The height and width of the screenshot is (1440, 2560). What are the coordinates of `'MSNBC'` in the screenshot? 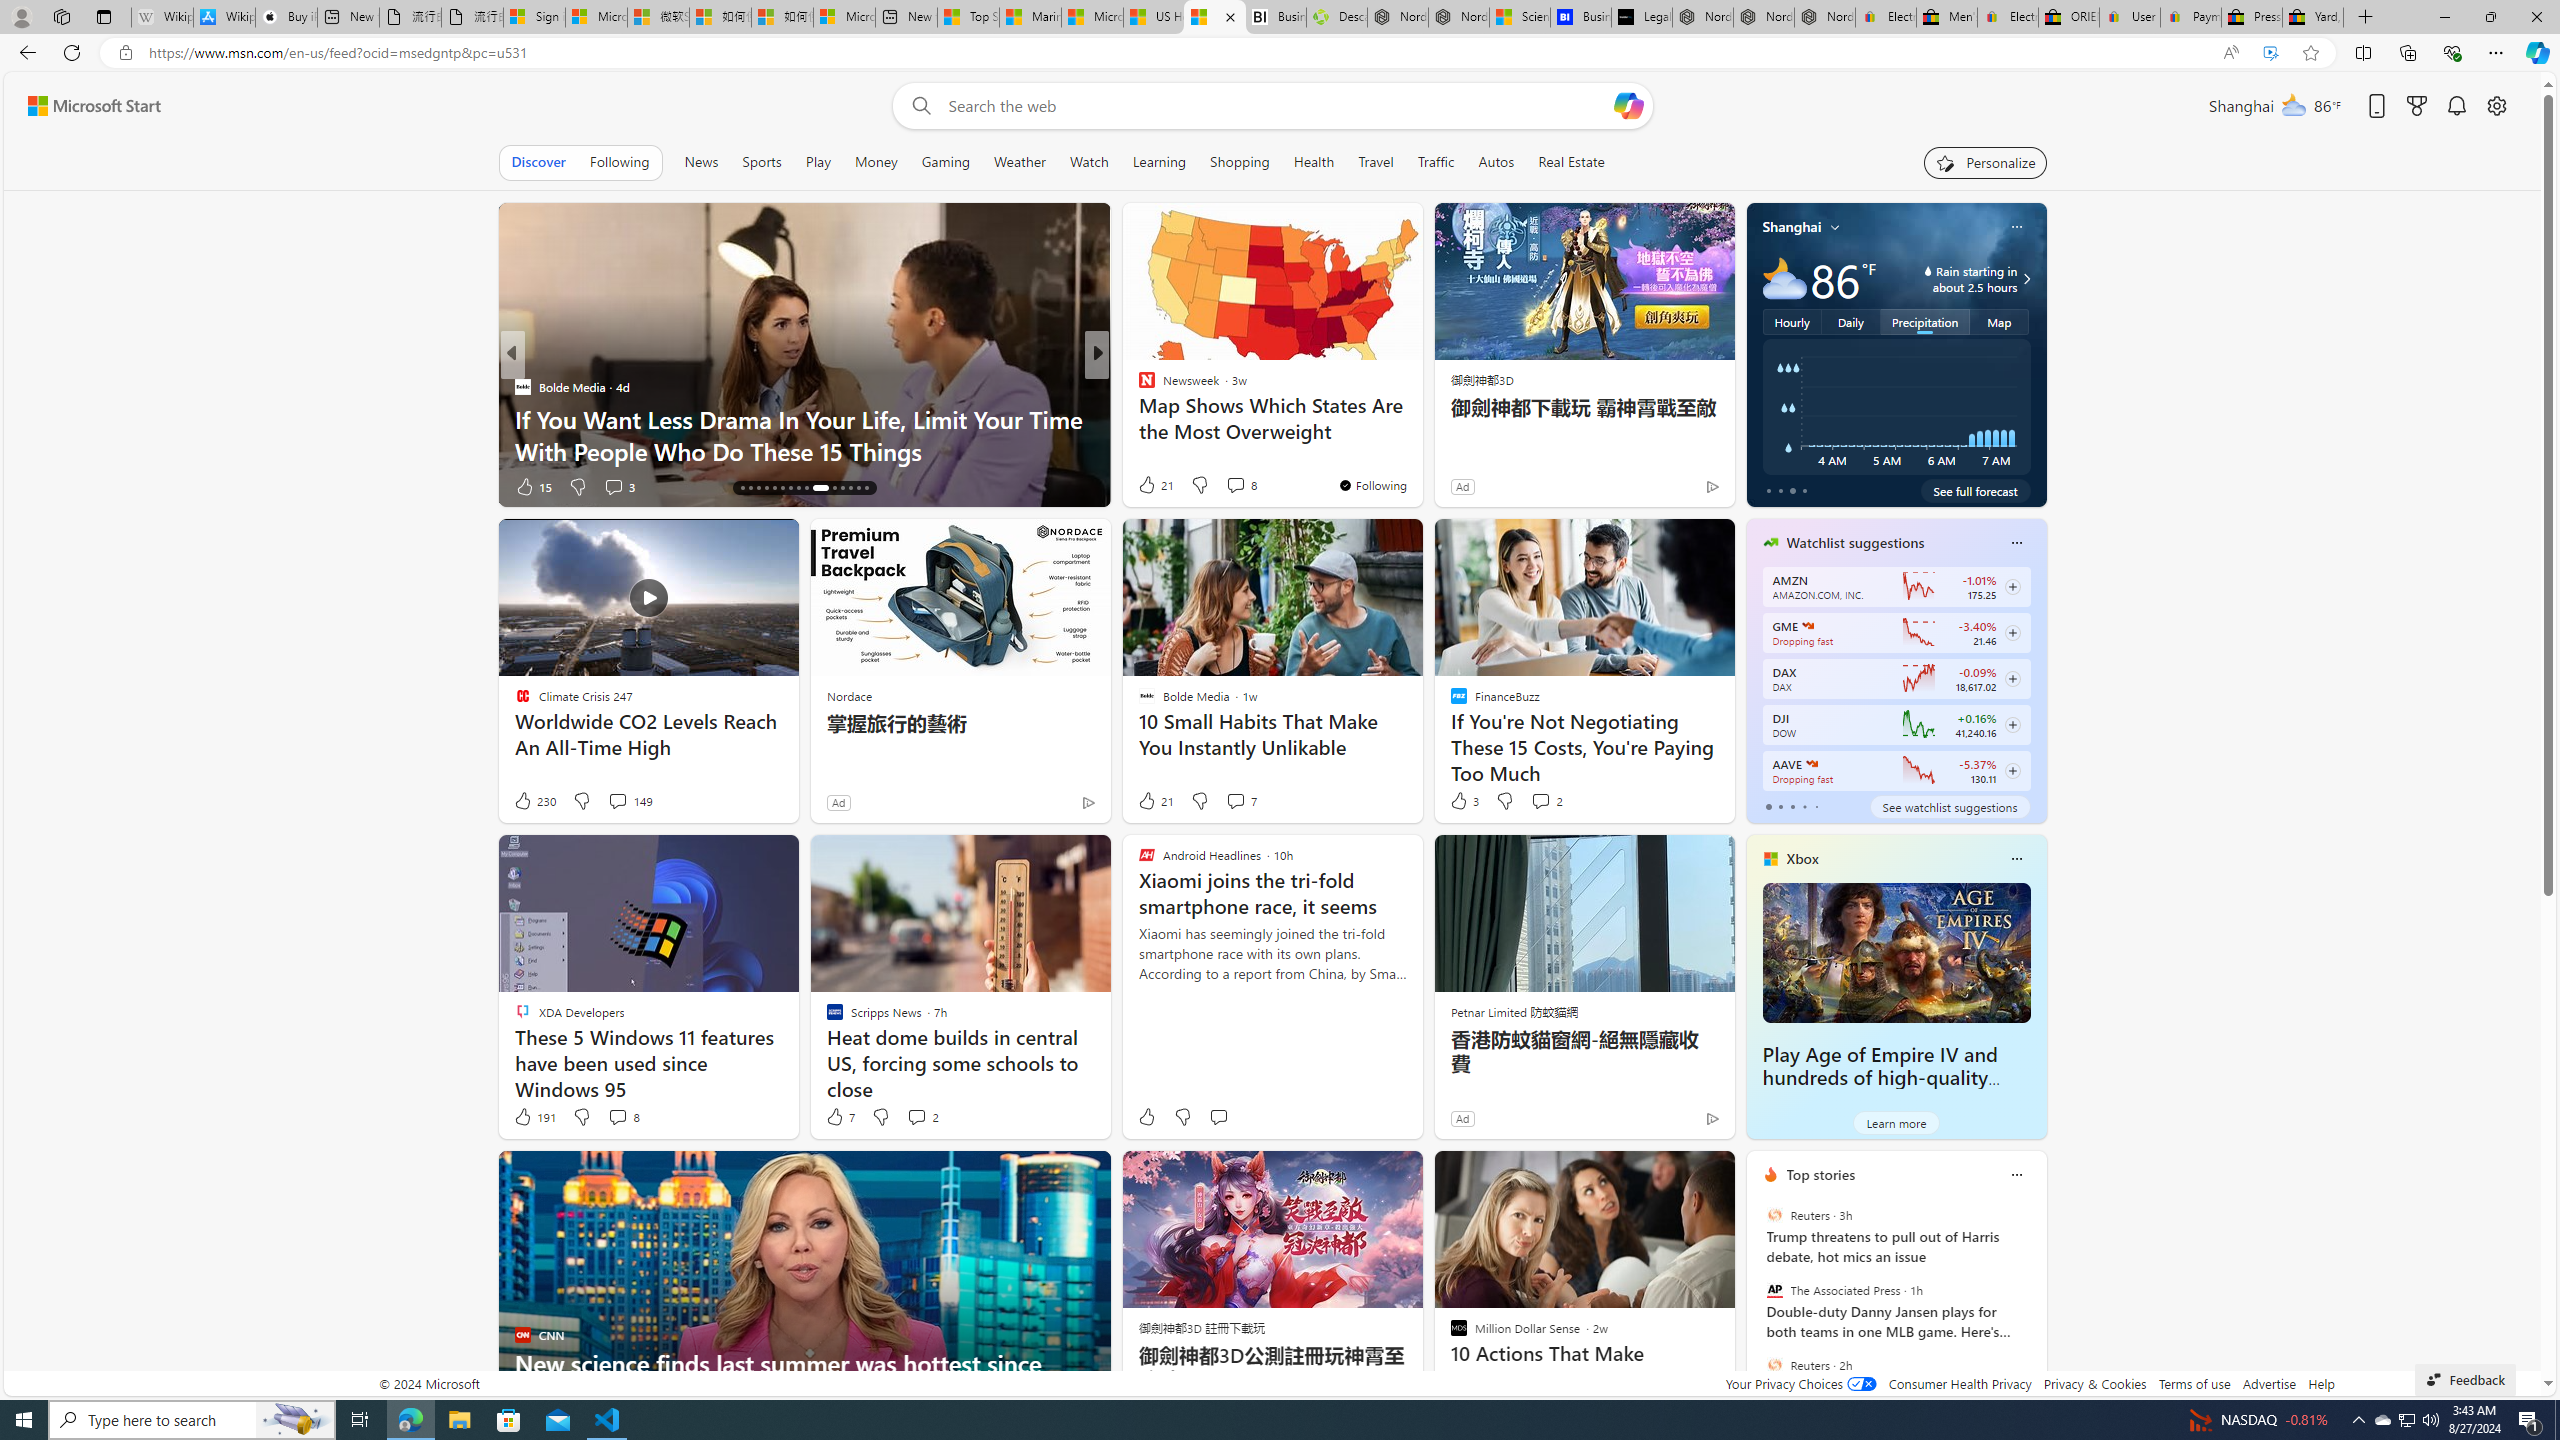 It's located at (1137, 386).